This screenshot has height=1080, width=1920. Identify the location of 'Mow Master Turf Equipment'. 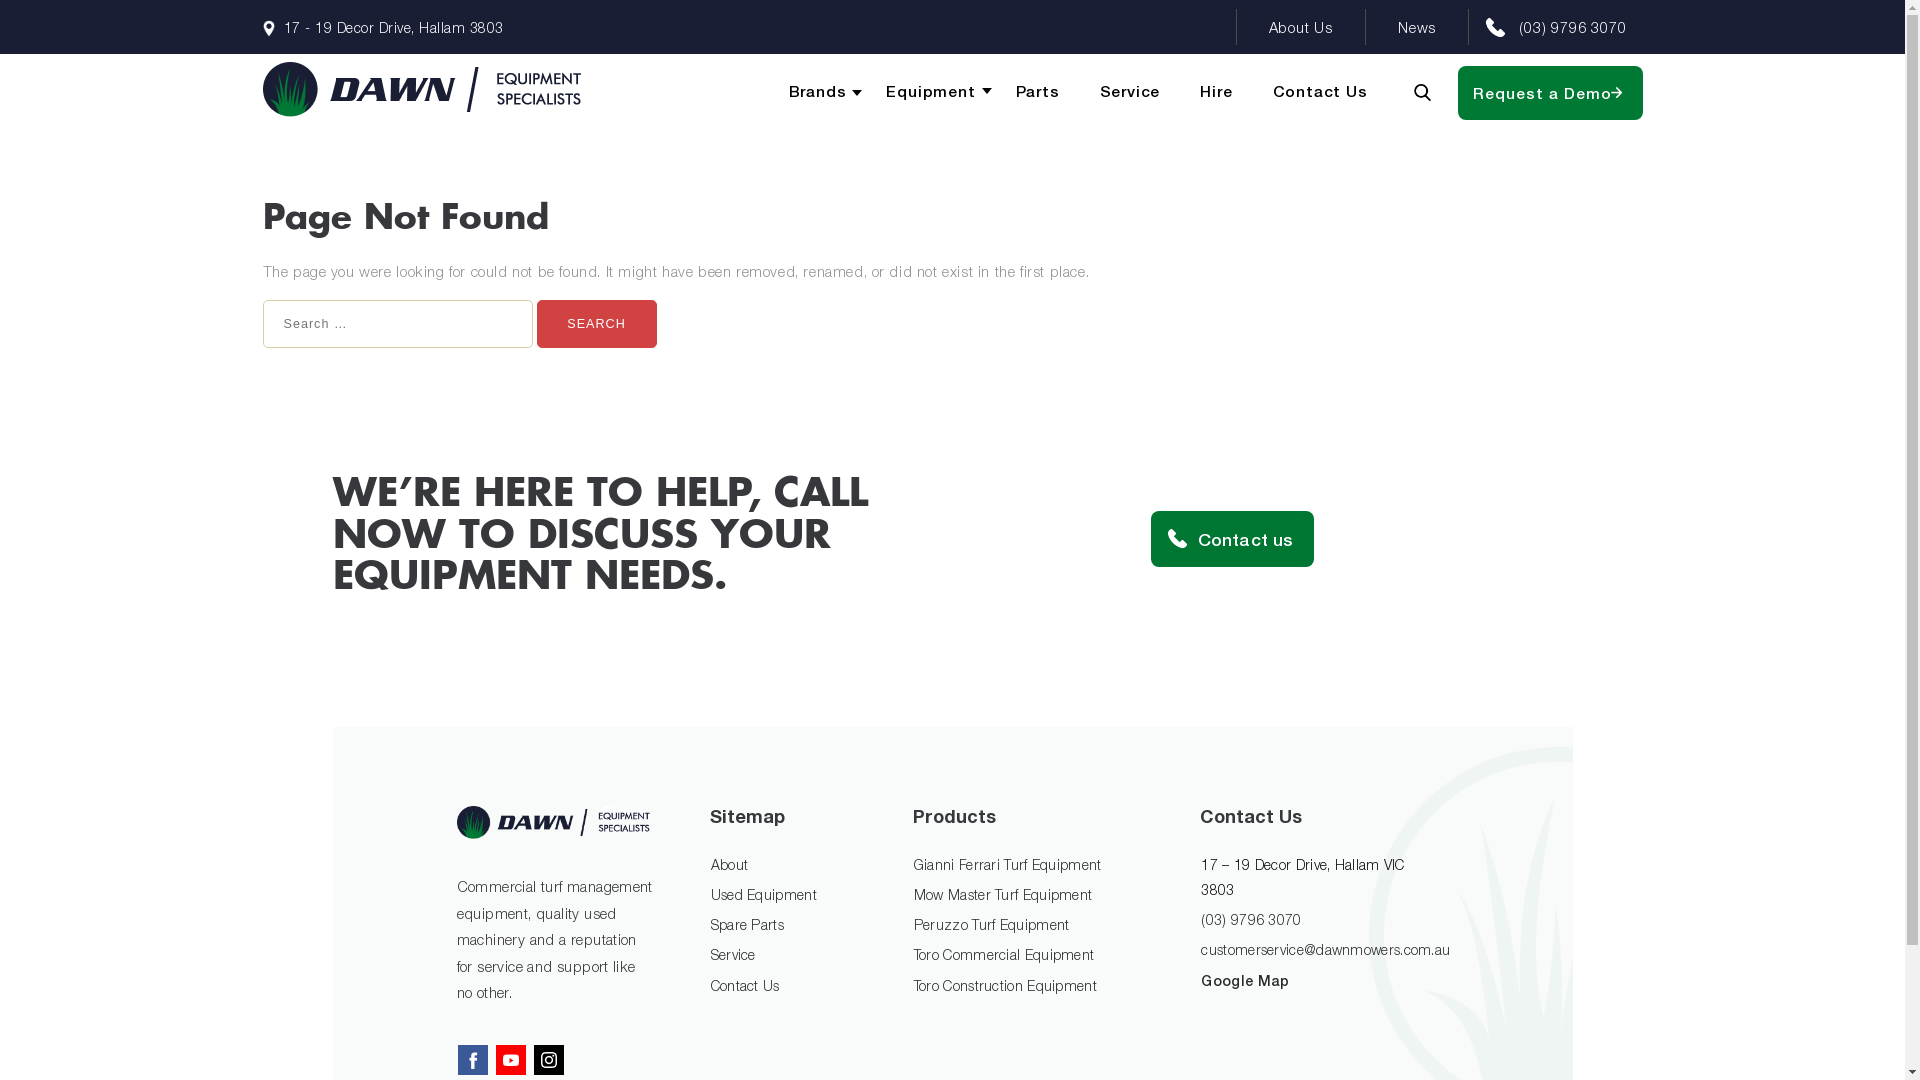
(1003, 893).